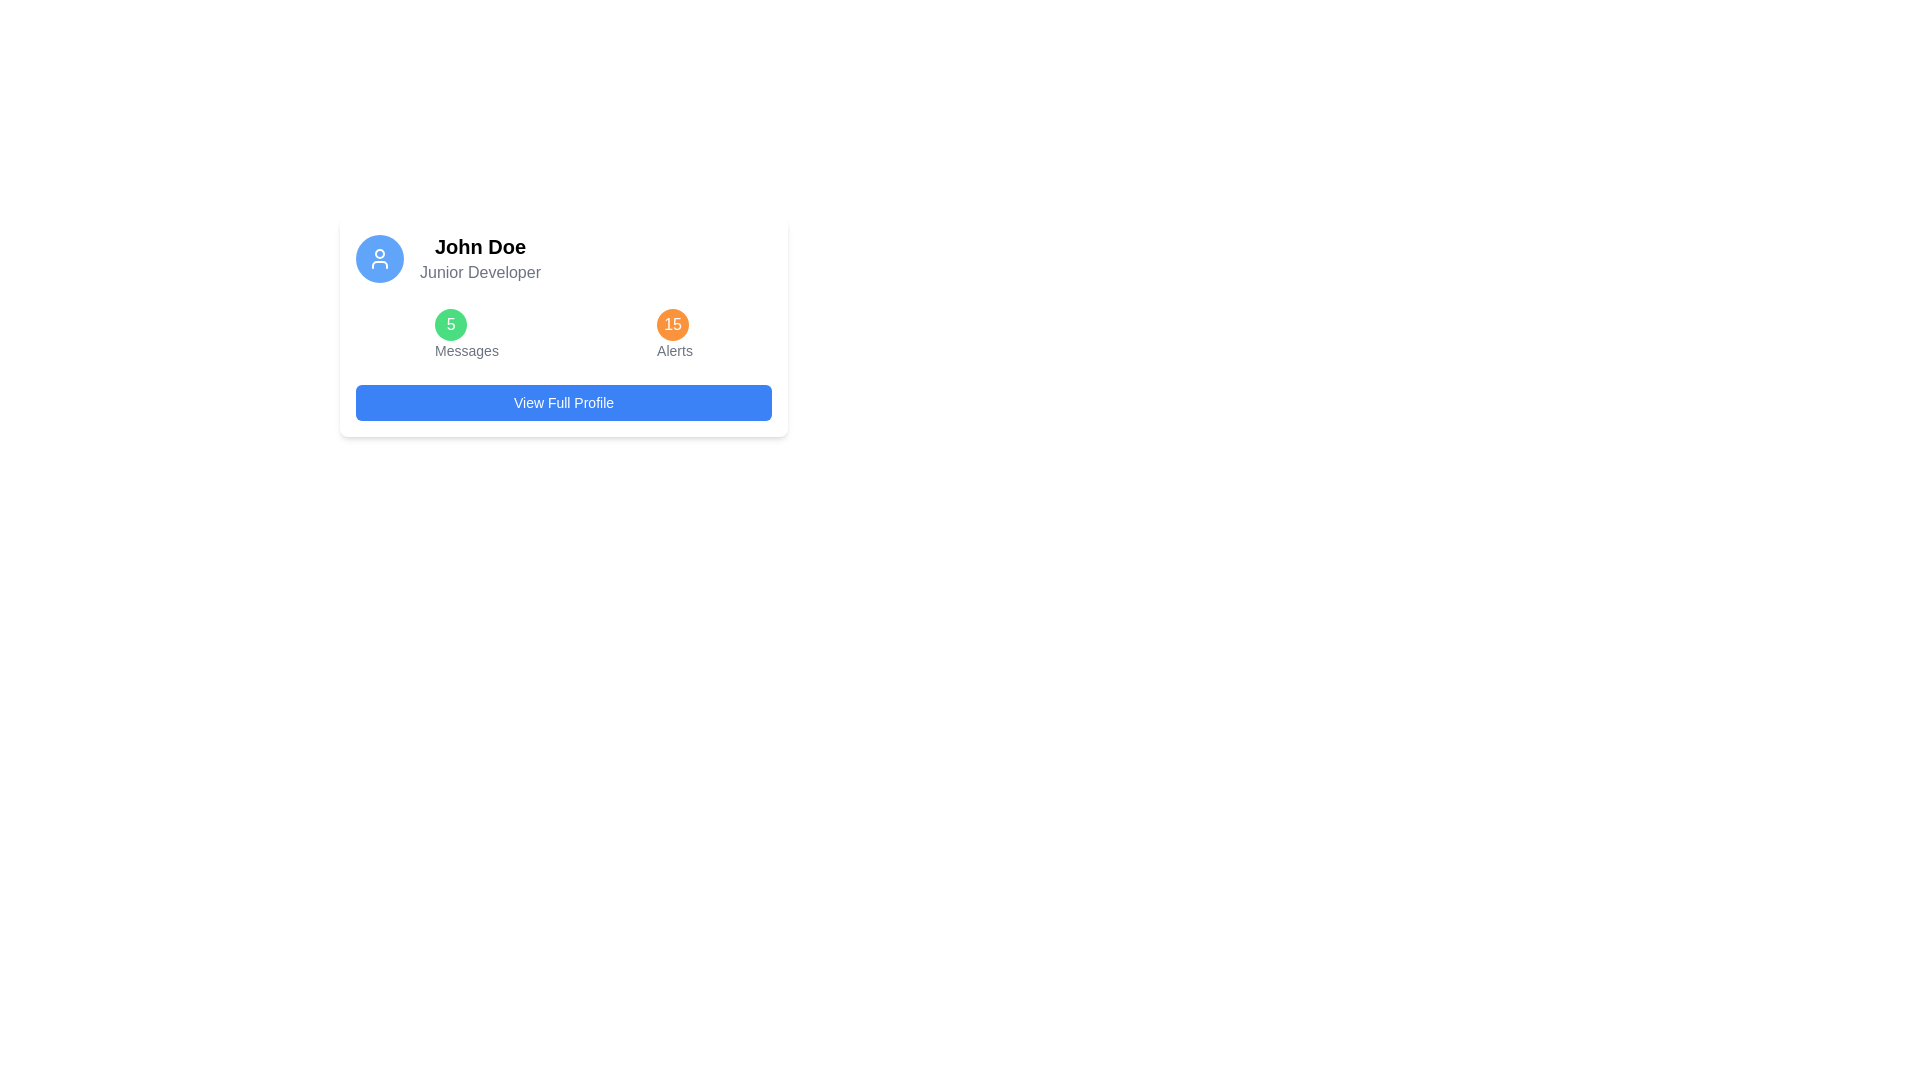 The image size is (1920, 1080). Describe the element at coordinates (675, 334) in the screenshot. I see `the Information Badge, which is a circular orange badge with the number '15' inside, positioned above the 'Alerts' label` at that location.